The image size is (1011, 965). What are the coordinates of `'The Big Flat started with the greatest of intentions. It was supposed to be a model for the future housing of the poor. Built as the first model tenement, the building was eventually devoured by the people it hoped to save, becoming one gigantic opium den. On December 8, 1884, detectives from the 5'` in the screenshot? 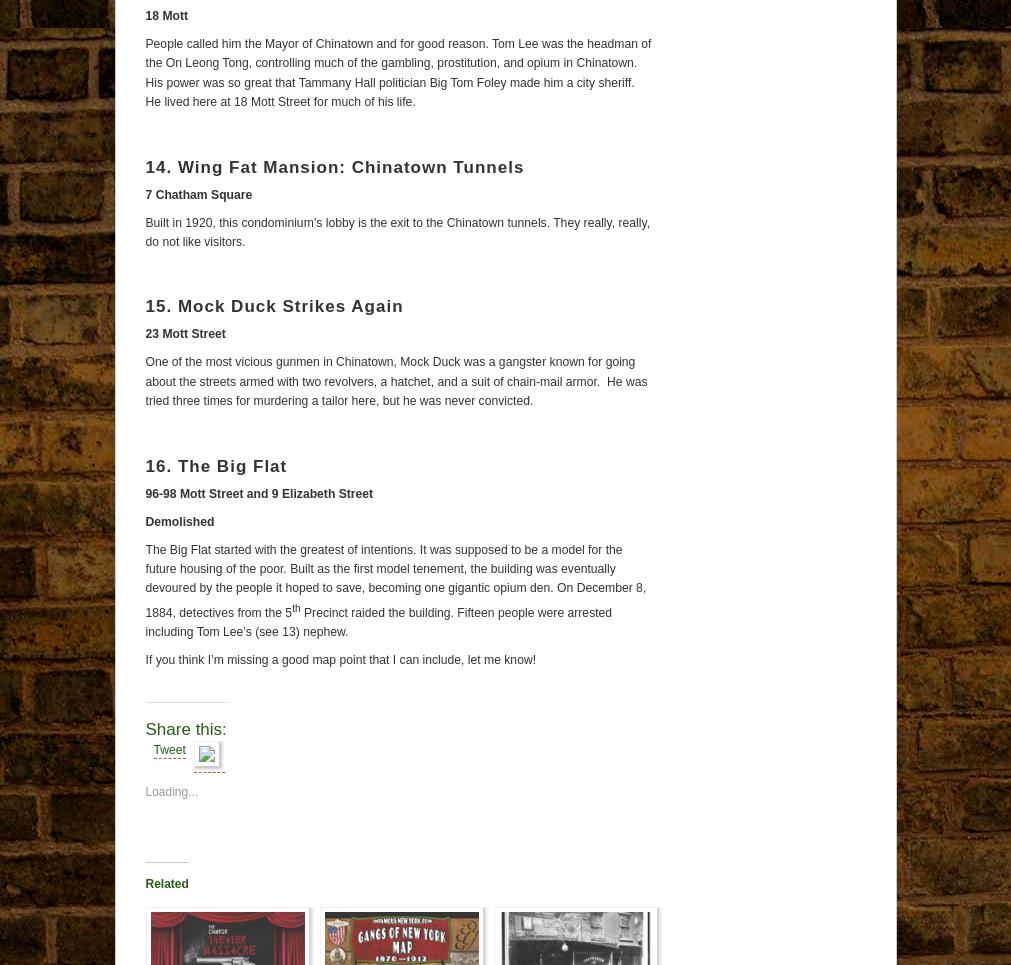 It's located at (394, 580).